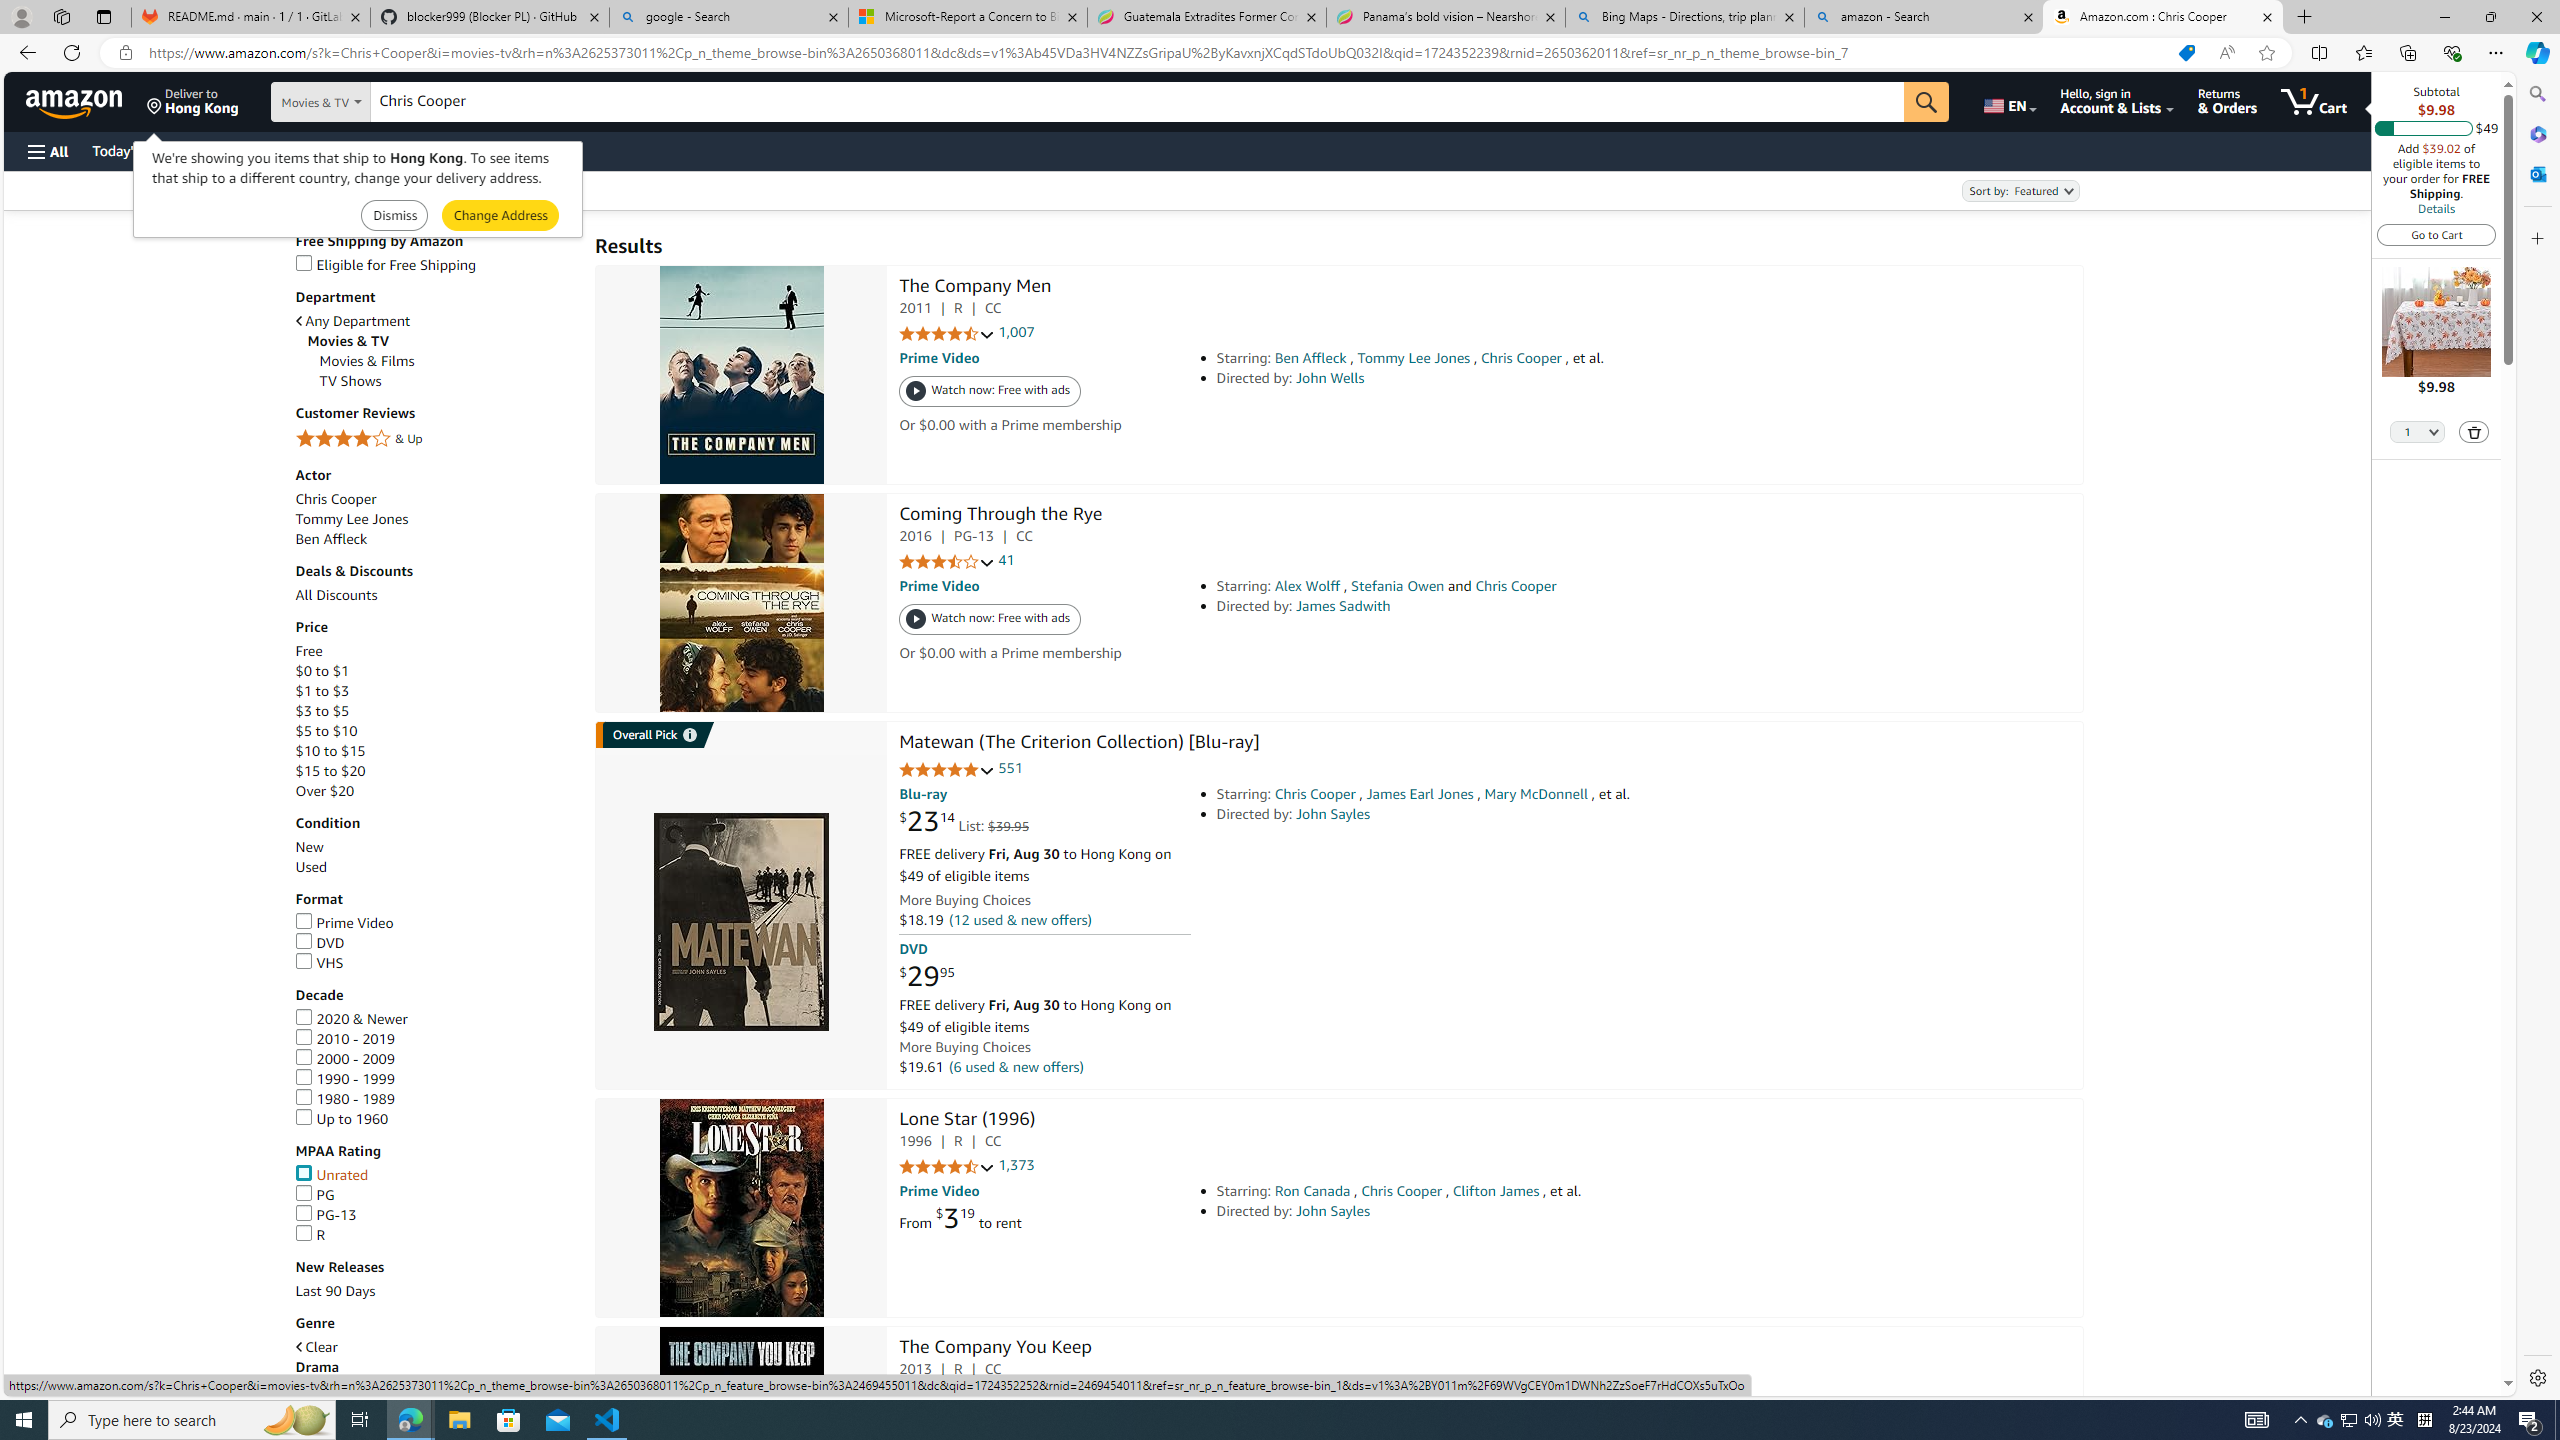 Image resolution: width=2560 pixels, height=1440 pixels. What do you see at coordinates (76, 100) in the screenshot?
I see `'Amazon'` at bounding box center [76, 100].